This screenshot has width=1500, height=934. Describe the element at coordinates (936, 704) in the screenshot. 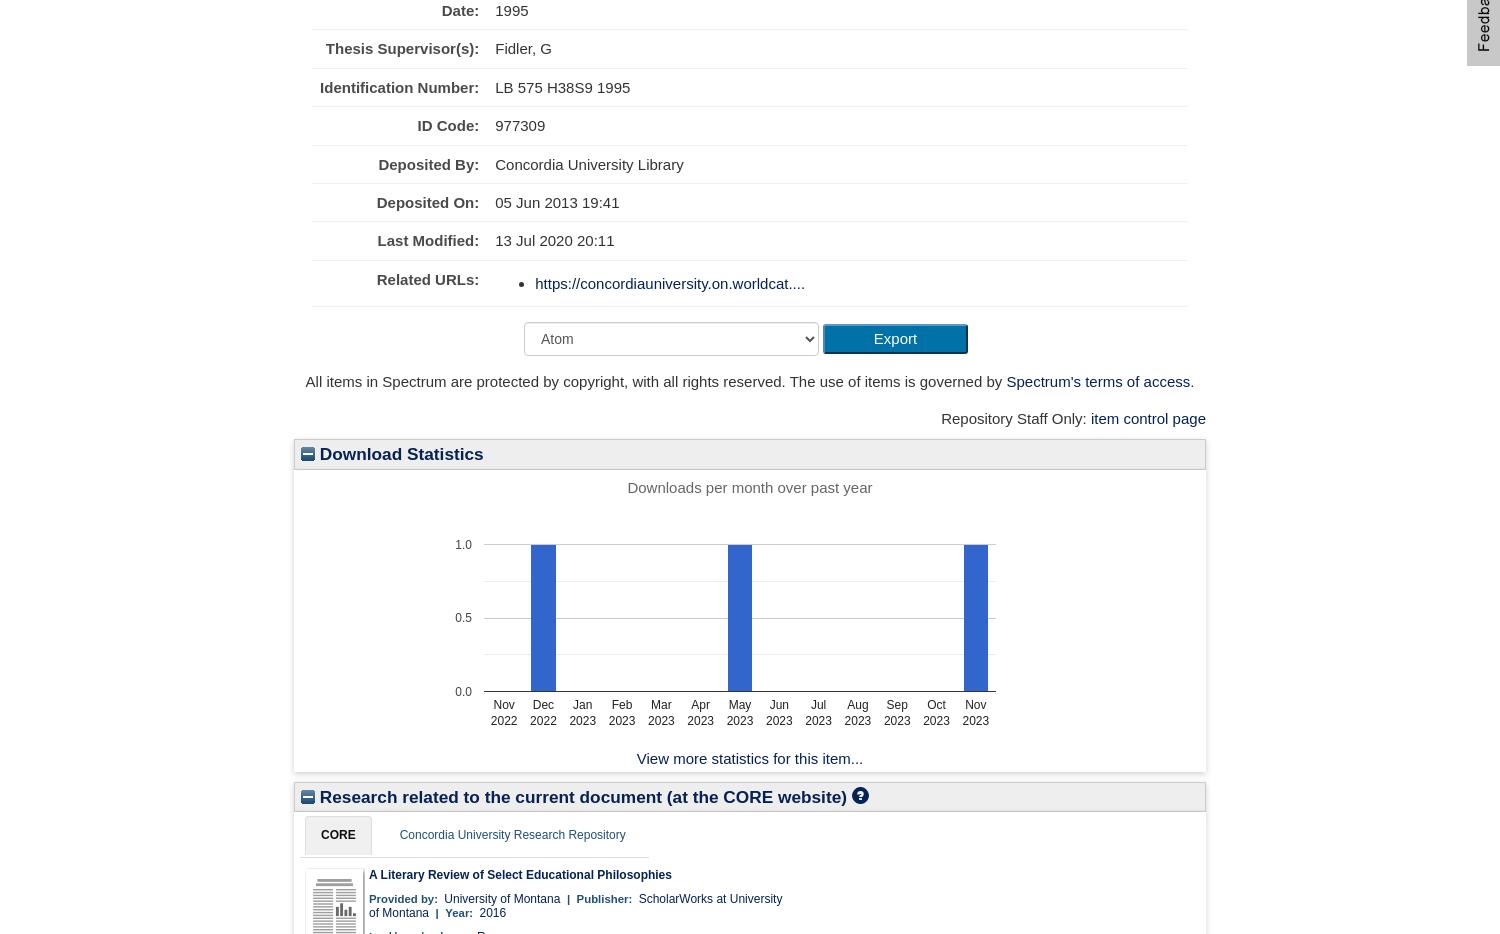

I see `'Oct'` at that location.